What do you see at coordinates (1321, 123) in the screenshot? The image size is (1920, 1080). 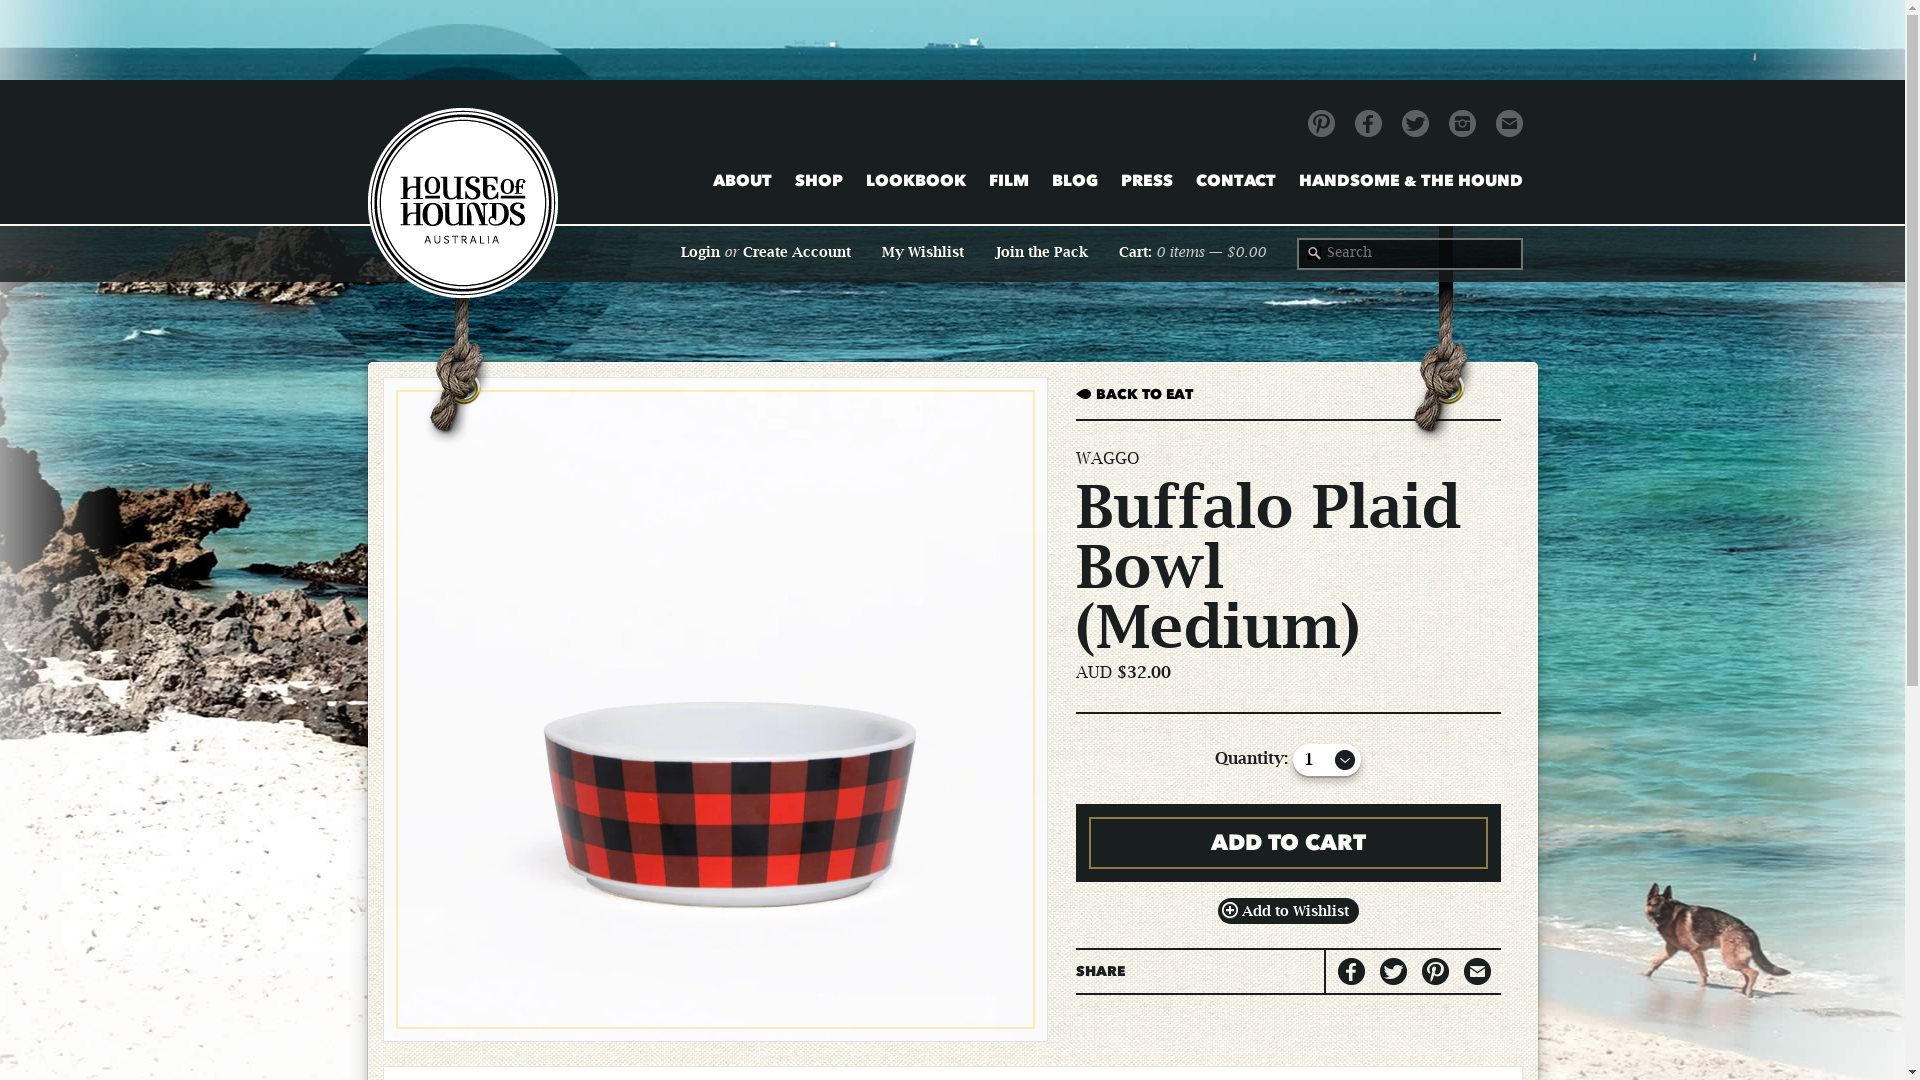 I see `'Pinterest'` at bounding box center [1321, 123].